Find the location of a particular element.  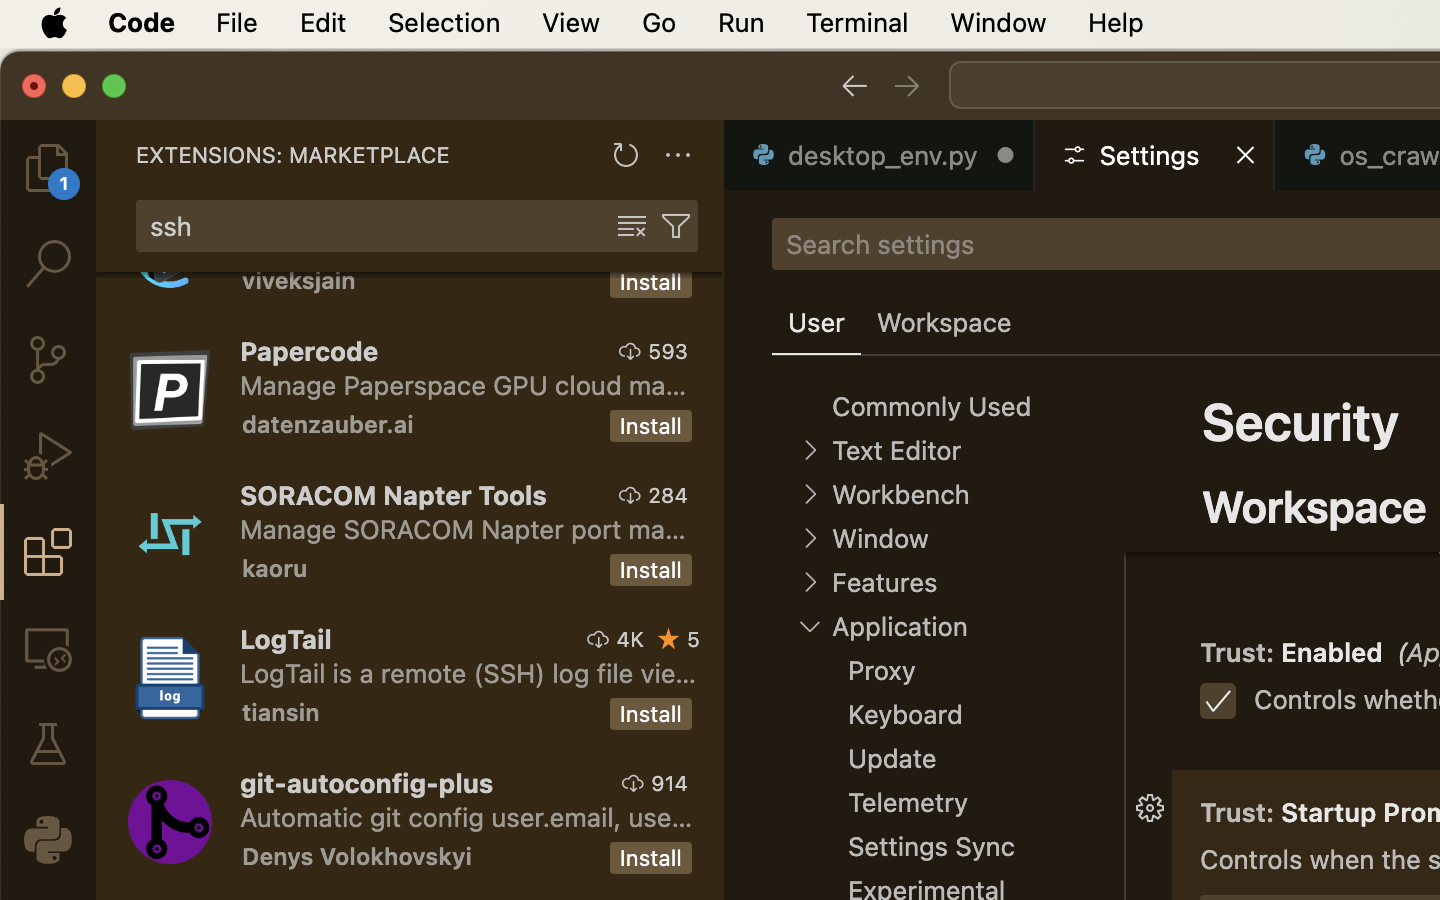

'4K' is located at coordinates (629, 639).